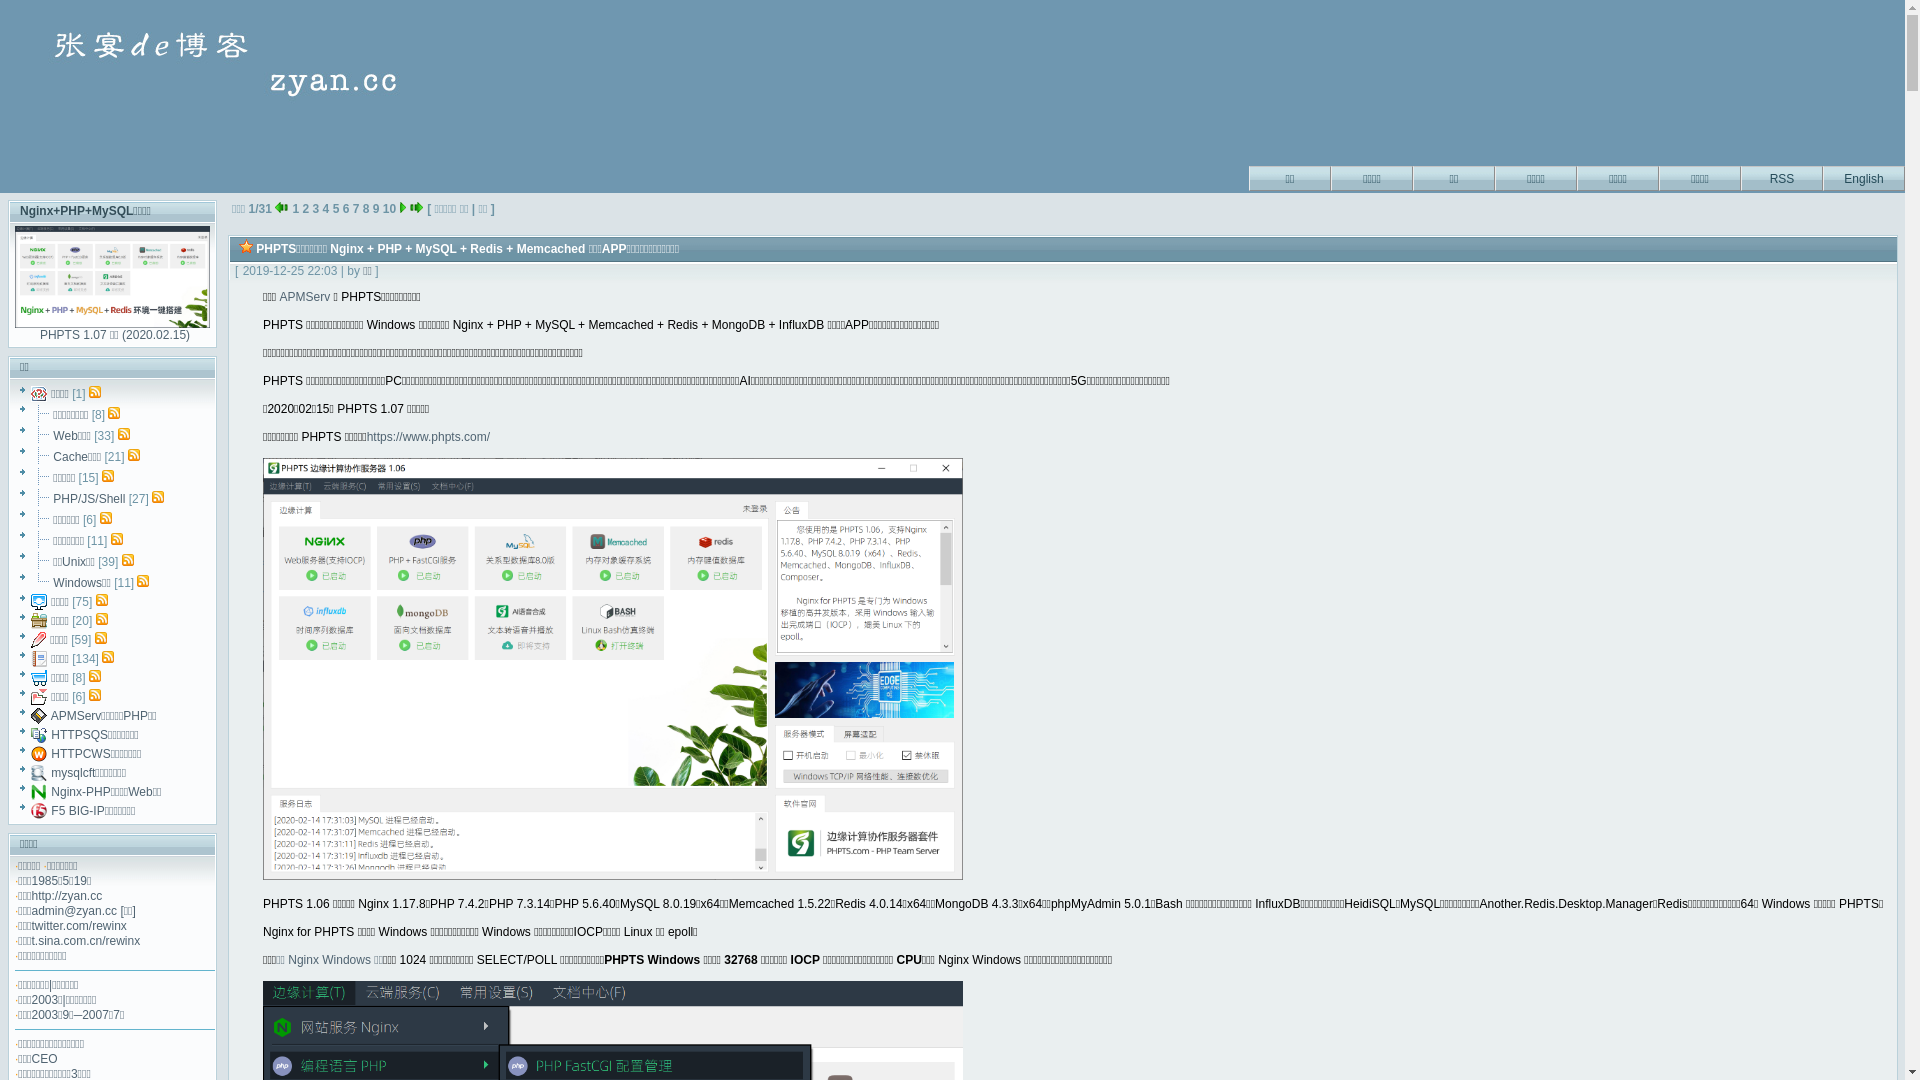 Image resolution: width=1920 pixels, height=1080 pixels. I want to click on '5', so click(336, 208).